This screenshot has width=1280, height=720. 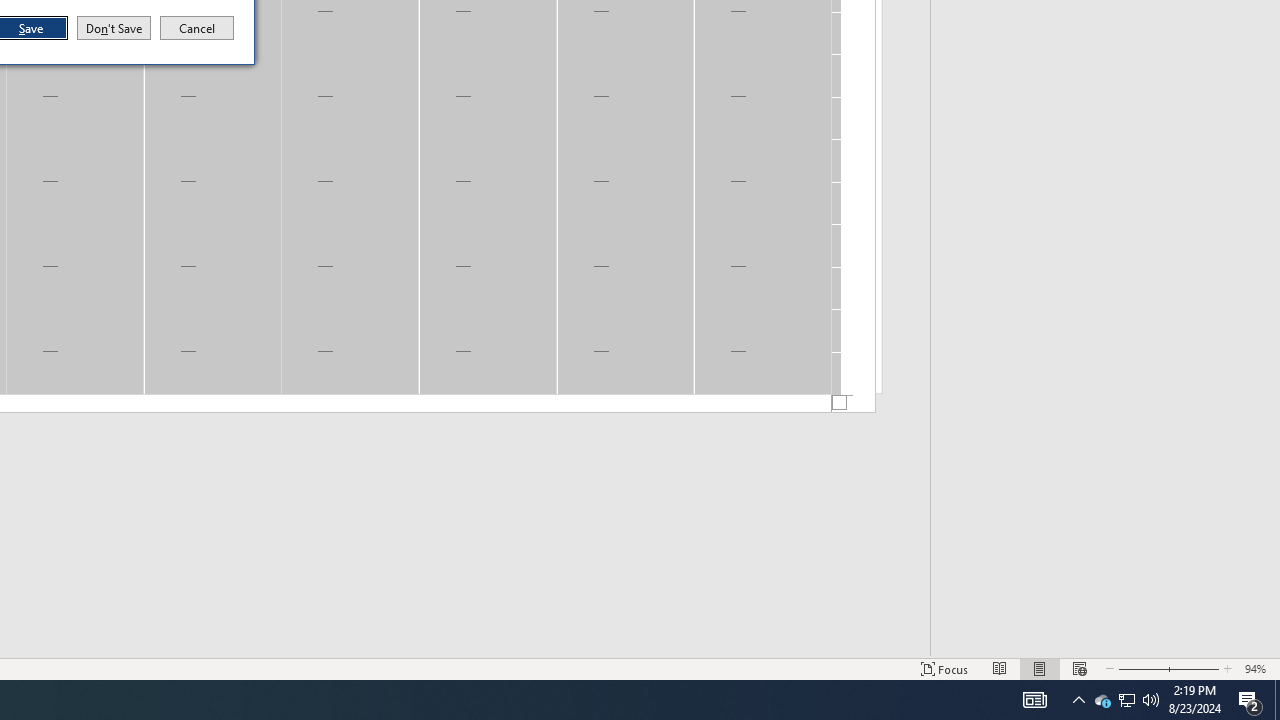 What do you see at coordinates (112, 28) in the screenshot?
I see `'Don'` at bounding box center [112, 28].